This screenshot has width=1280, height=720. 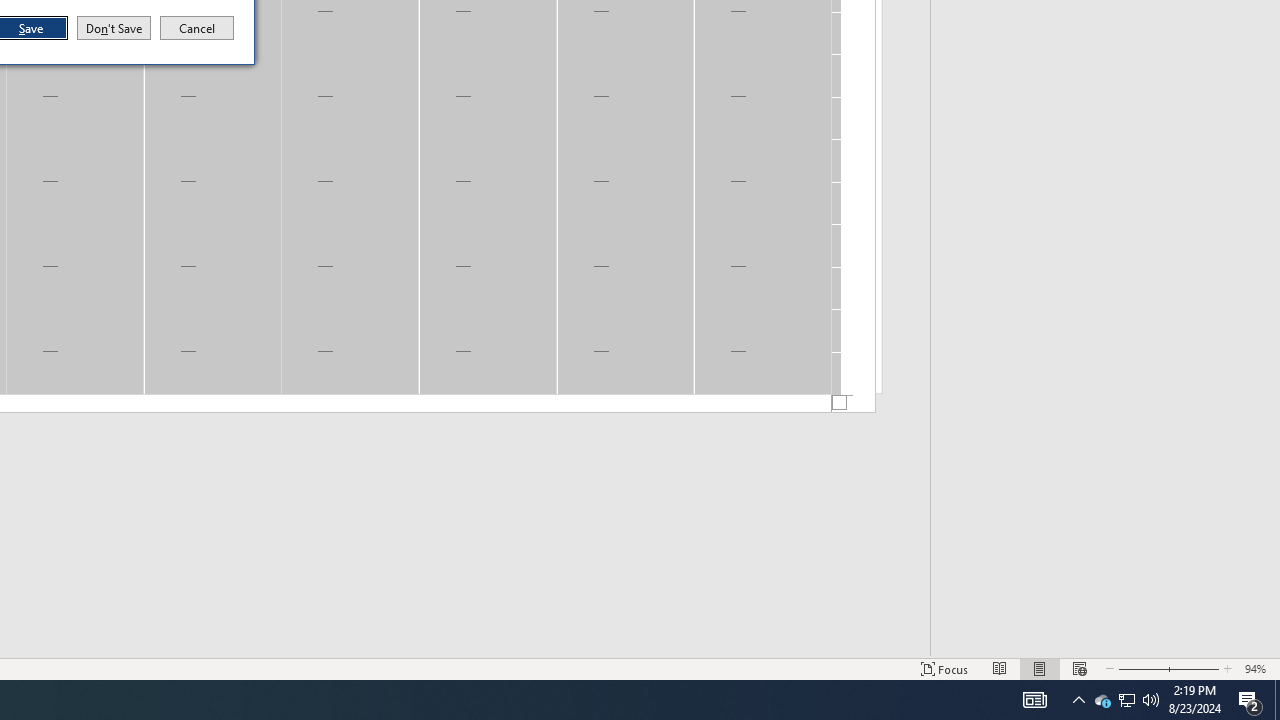 What do you see at coordinates (112, 28) in the screenshot?
I see `'Don'` at bounding box center [112, 28].